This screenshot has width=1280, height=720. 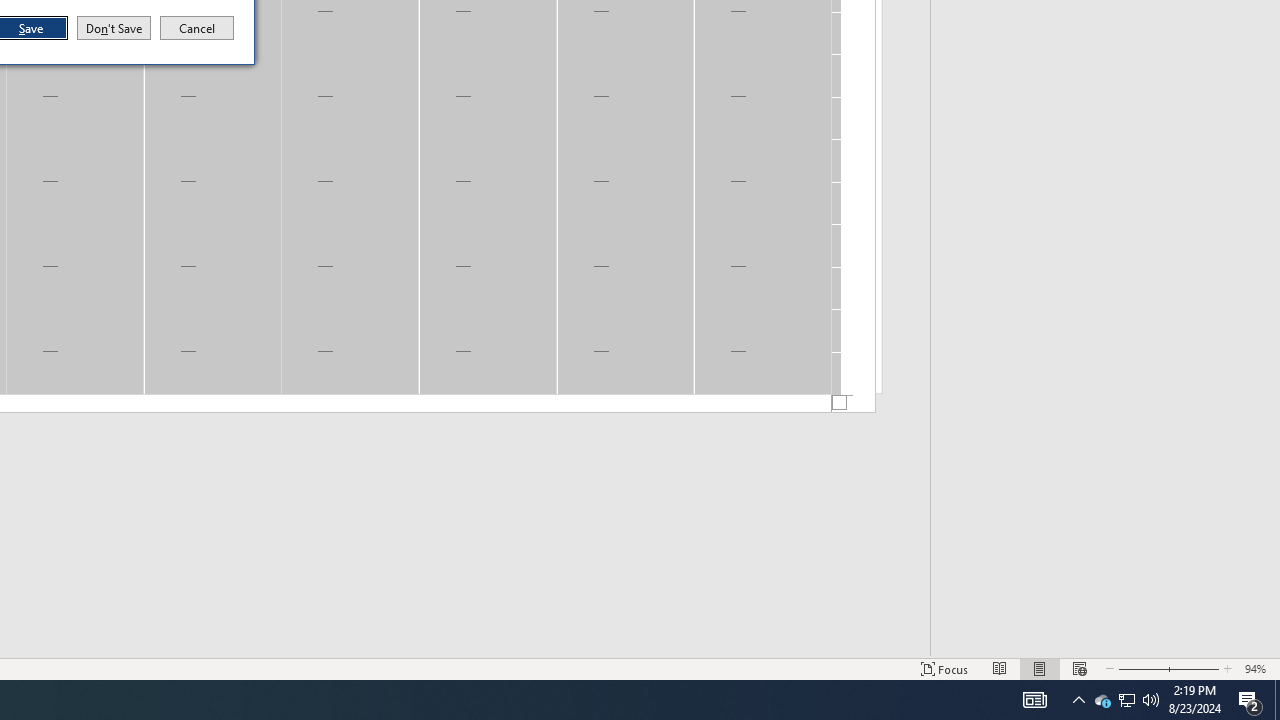 What do you see at coordinates (112, 28) in the screenshot?
I see `'Don'` at bounding box center [112, 28].